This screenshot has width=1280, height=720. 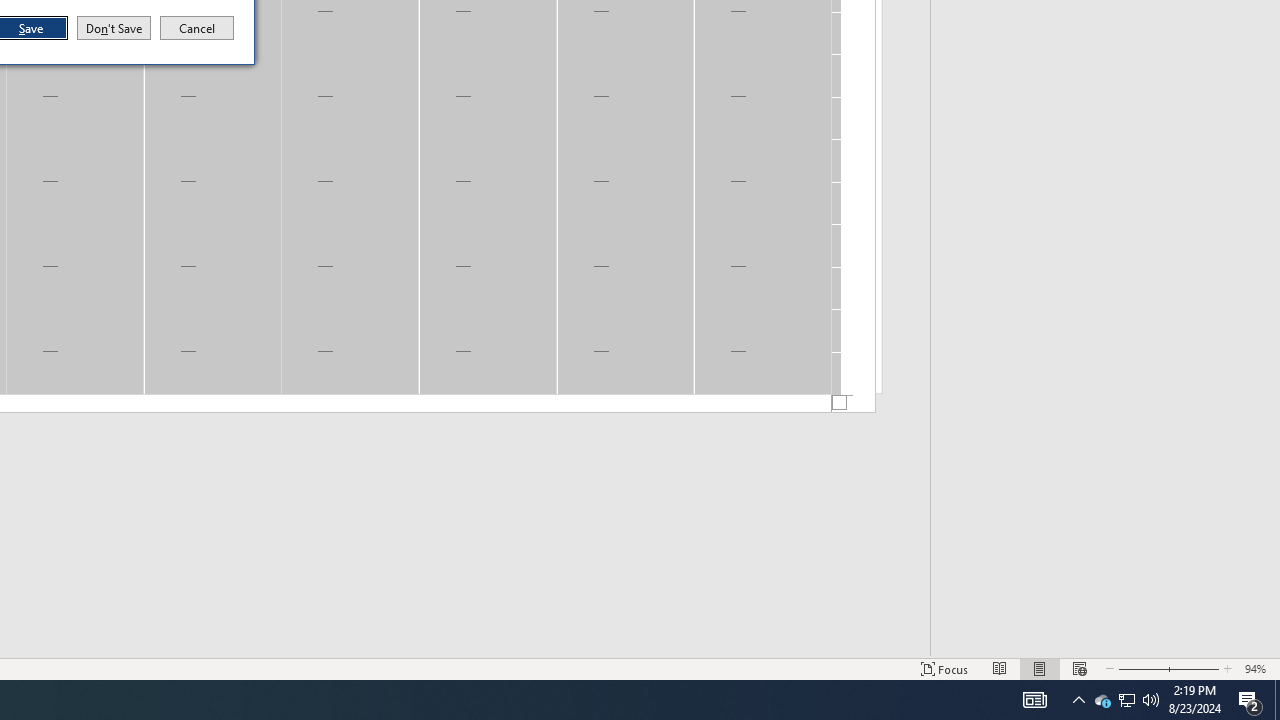 What do you see at coordinates (112, 28) in the screenshot?
I see `'Don'` at bounding box center [112, 28].